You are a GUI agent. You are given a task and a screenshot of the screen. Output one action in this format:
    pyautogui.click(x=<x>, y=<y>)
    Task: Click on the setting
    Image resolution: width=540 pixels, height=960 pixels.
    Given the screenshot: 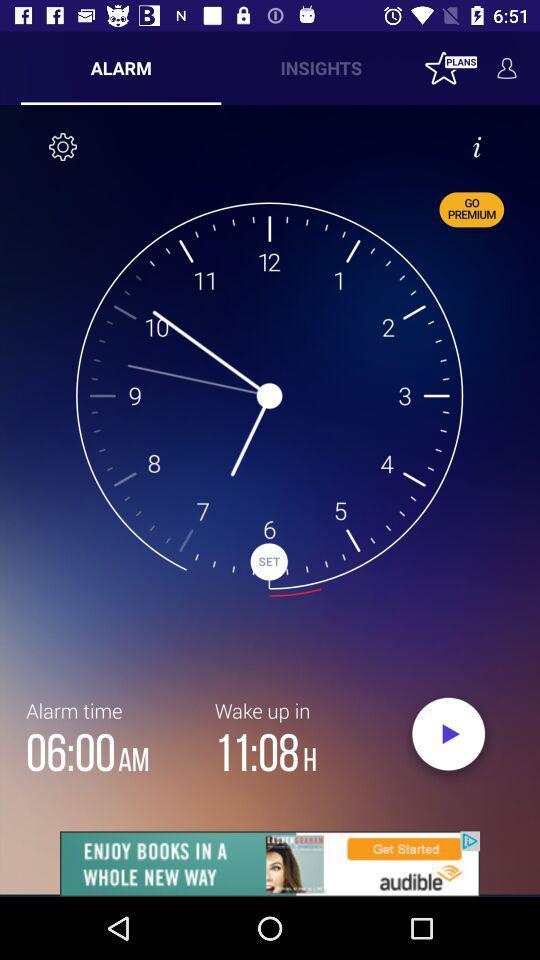 What is the action you would take?
    pyautogui.click(x=63, y=145)
    